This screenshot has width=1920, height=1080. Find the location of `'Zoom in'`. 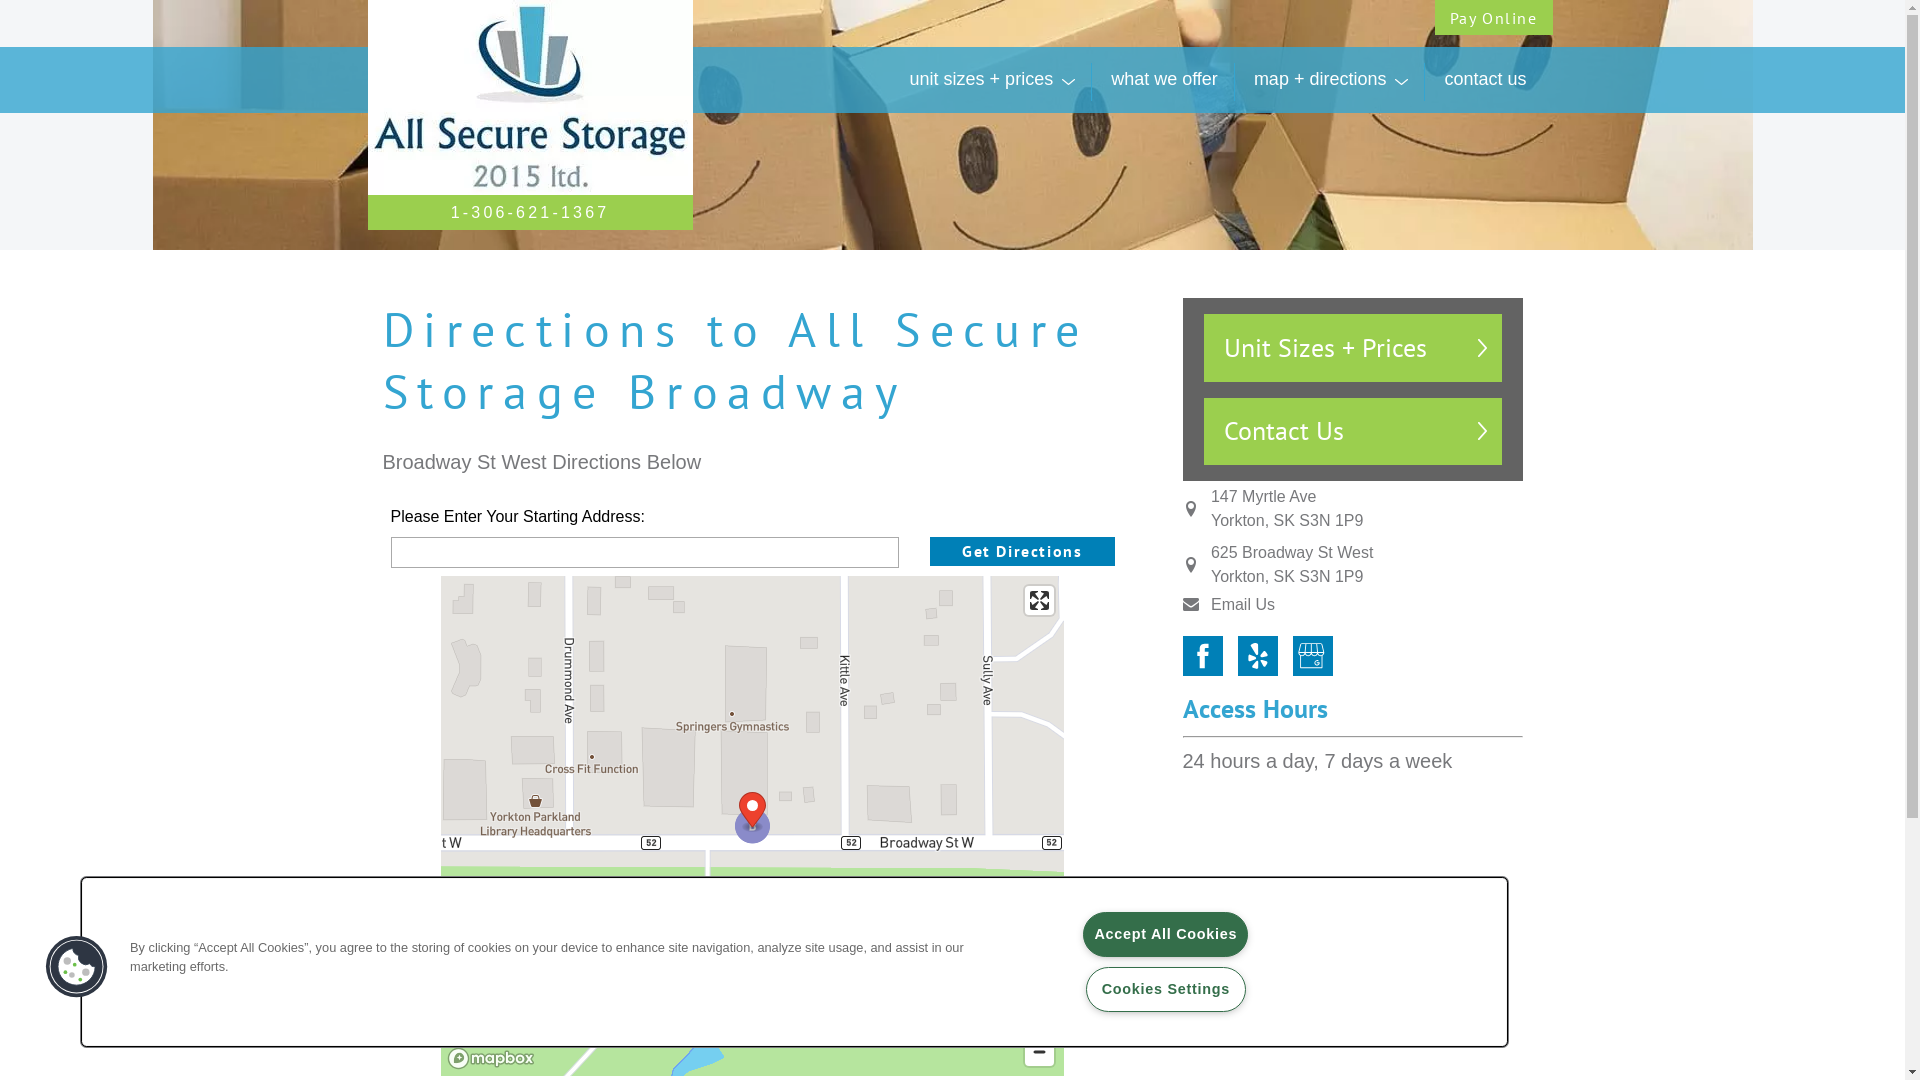

'Zoom in' is located at coordinates (1025, 1022).